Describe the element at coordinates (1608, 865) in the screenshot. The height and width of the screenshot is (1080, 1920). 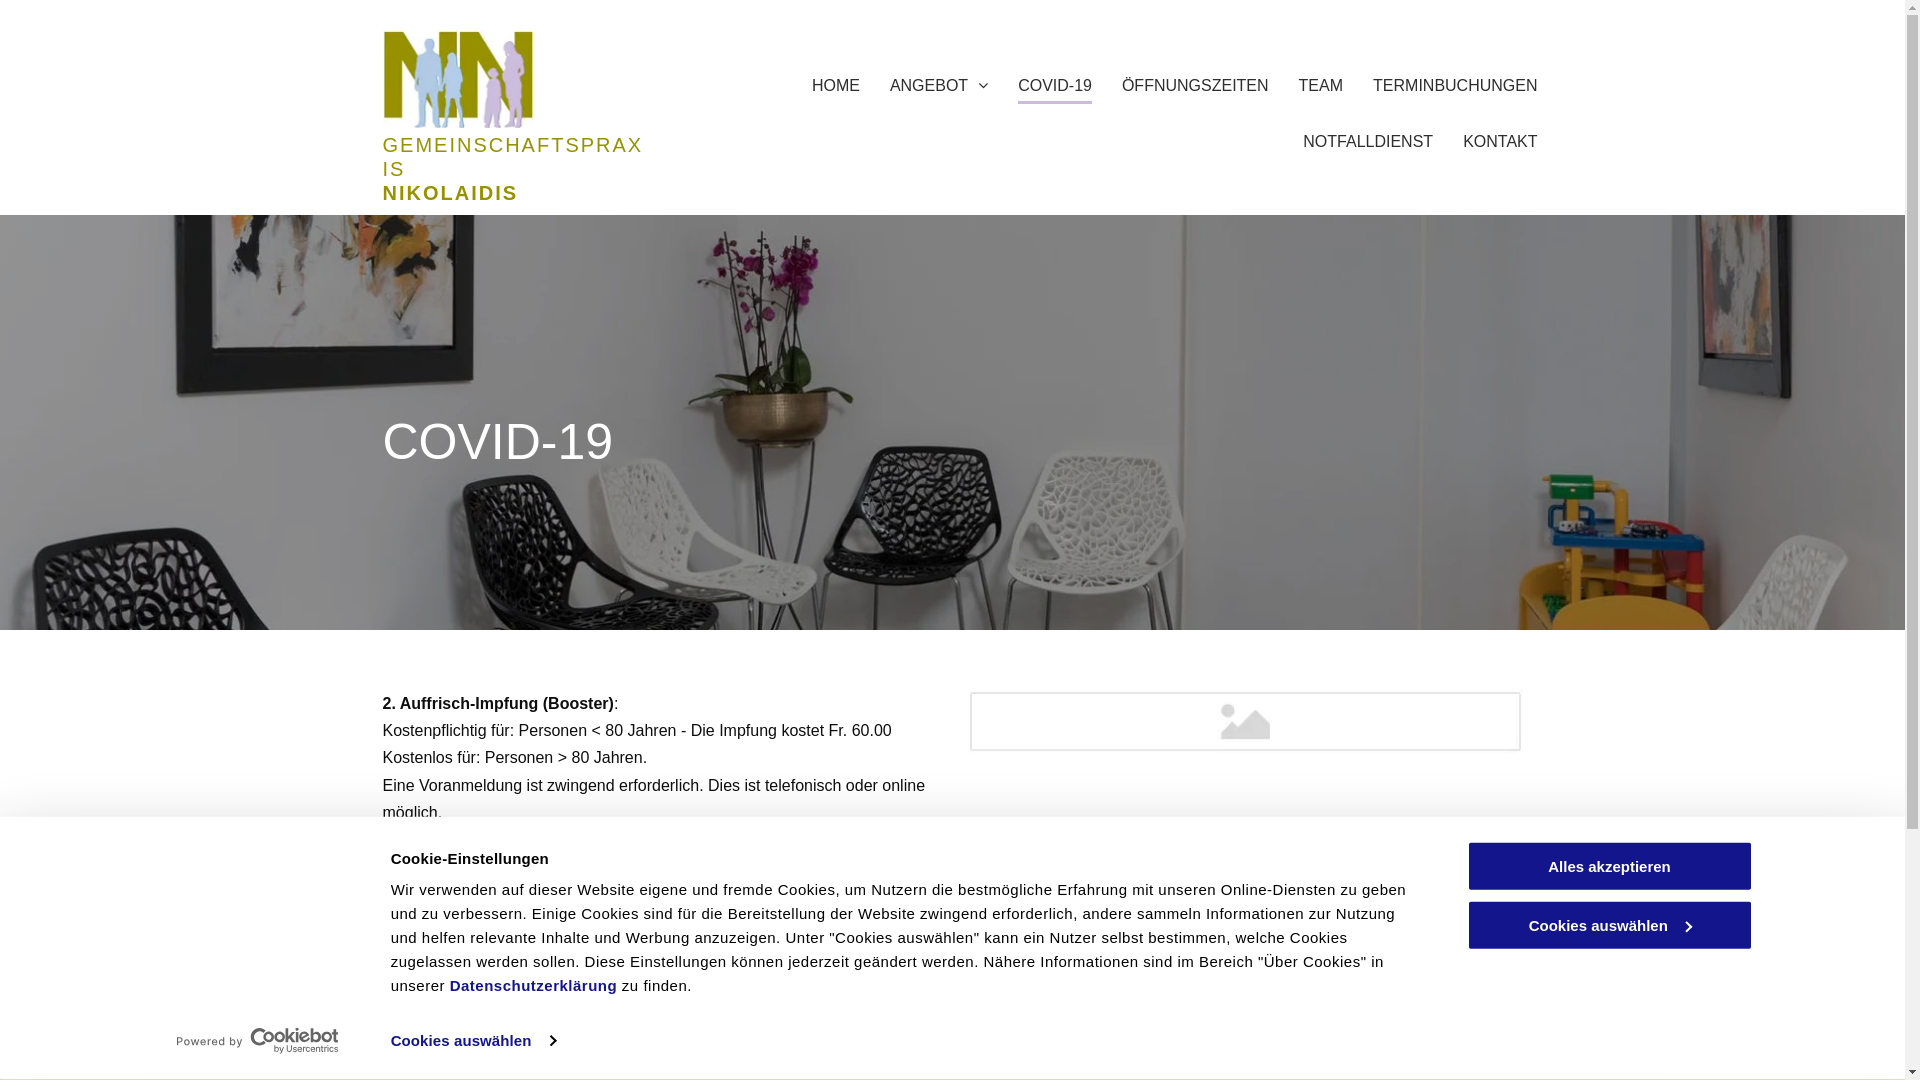
I see `'Alles akzeptieren'` at that location.